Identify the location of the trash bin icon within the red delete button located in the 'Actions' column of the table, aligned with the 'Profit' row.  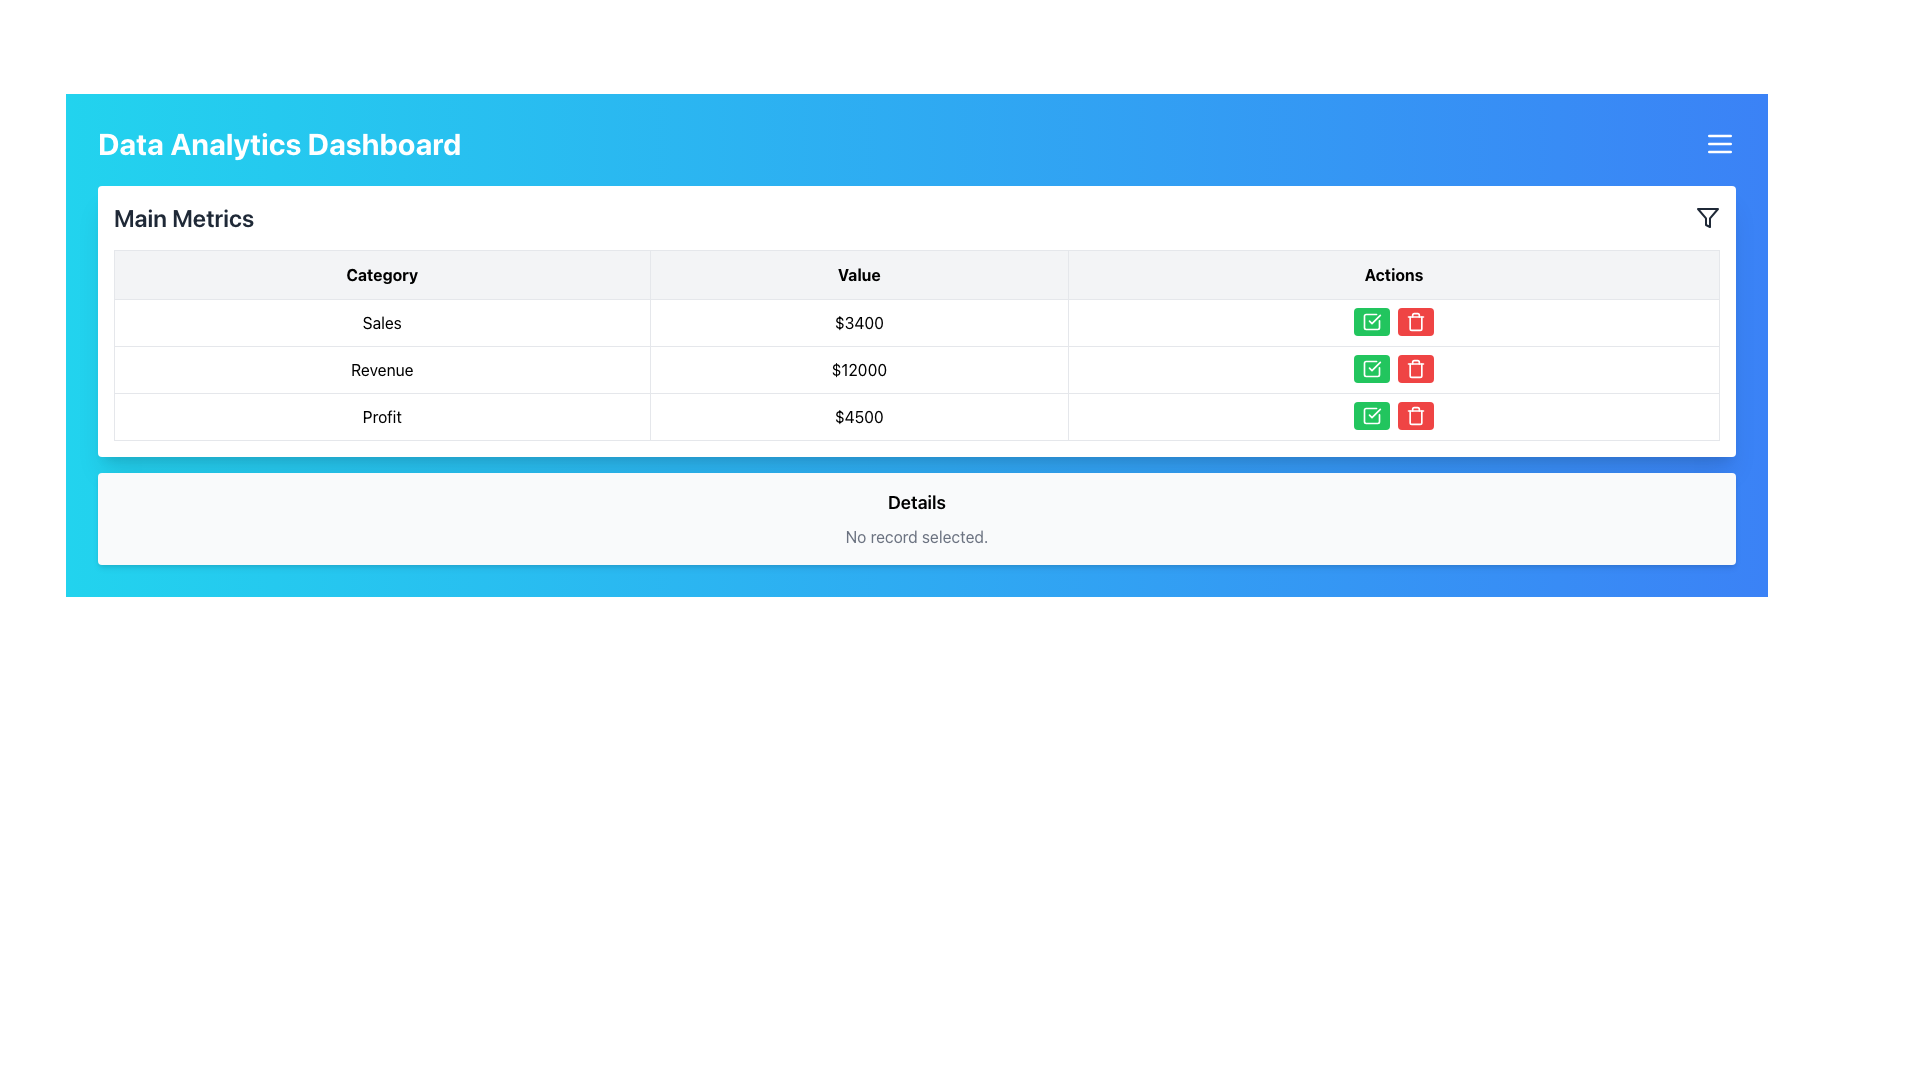
(1415, 415).